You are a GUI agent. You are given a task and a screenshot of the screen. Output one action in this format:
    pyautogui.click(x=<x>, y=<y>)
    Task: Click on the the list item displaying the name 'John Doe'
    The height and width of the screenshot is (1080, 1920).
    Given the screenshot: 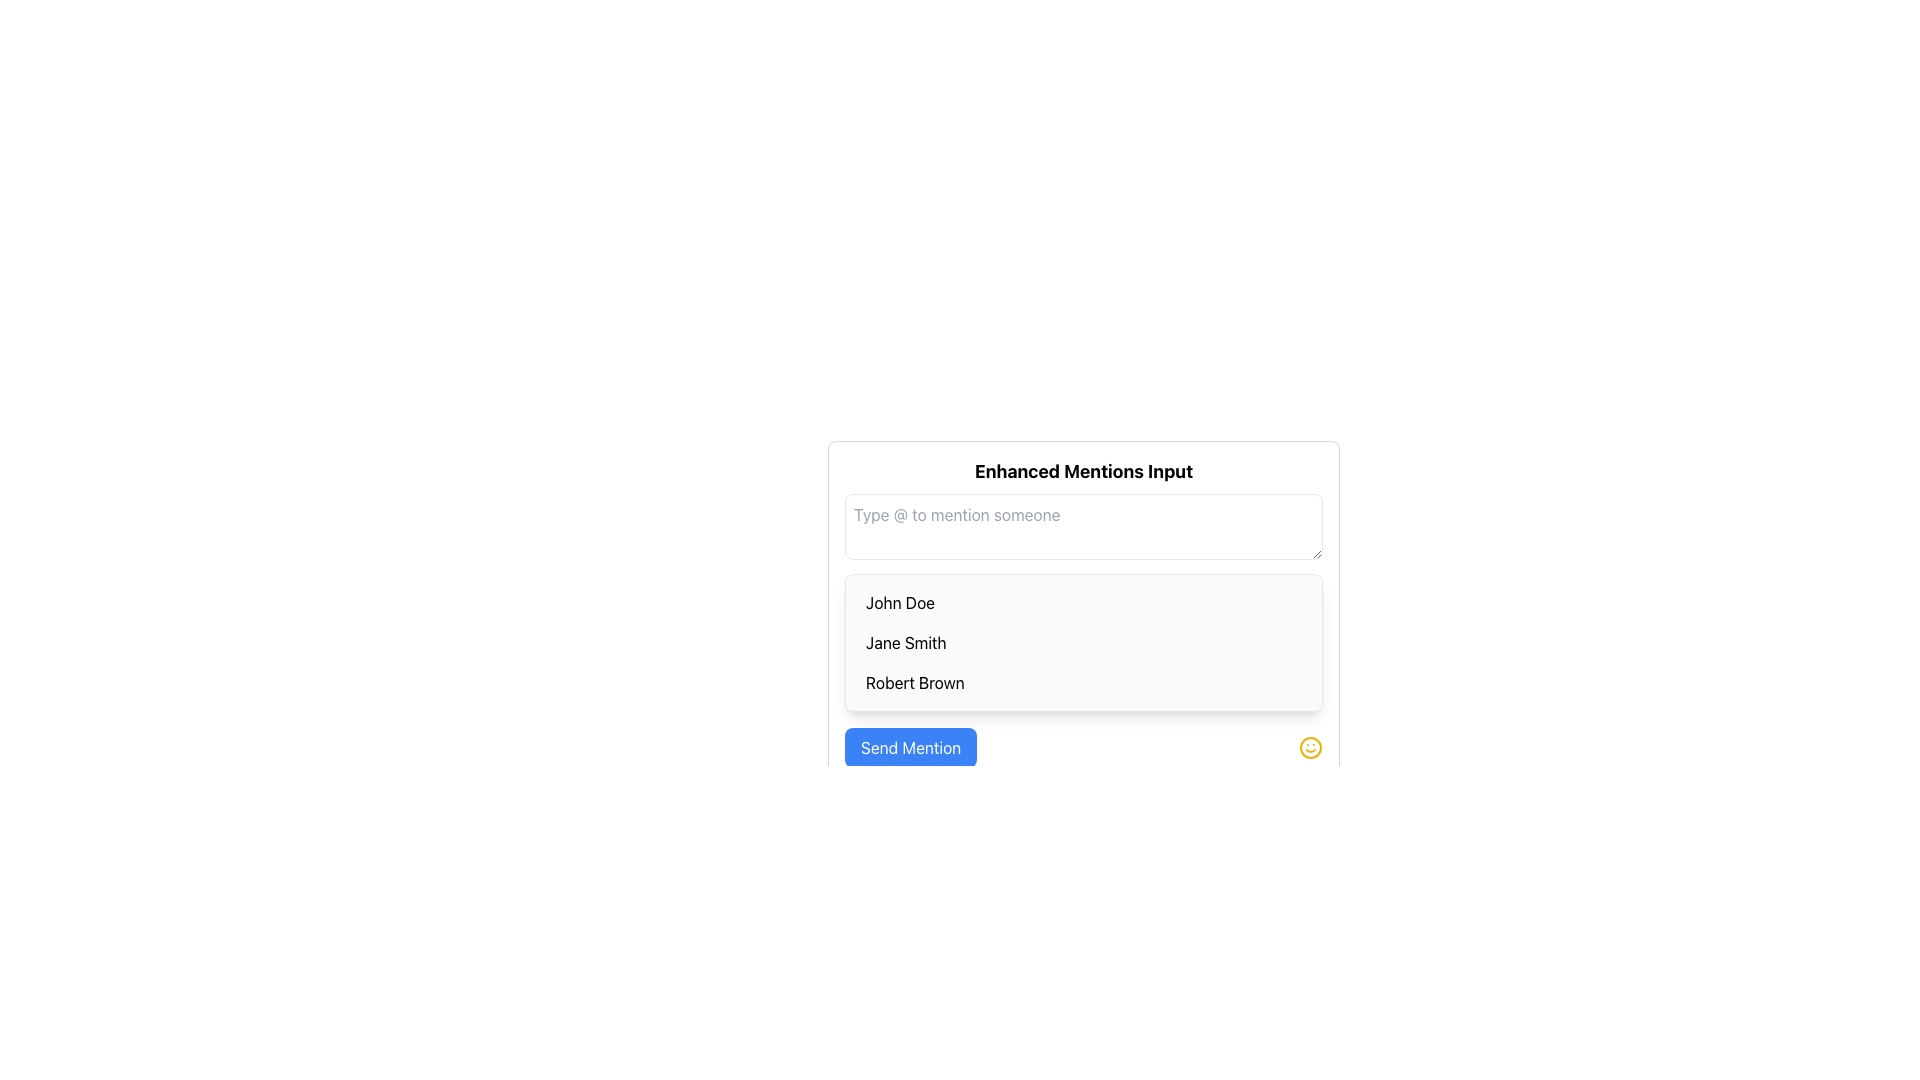 What is the action you would take?
    pyautogui.click(x=1083, y=601)
    